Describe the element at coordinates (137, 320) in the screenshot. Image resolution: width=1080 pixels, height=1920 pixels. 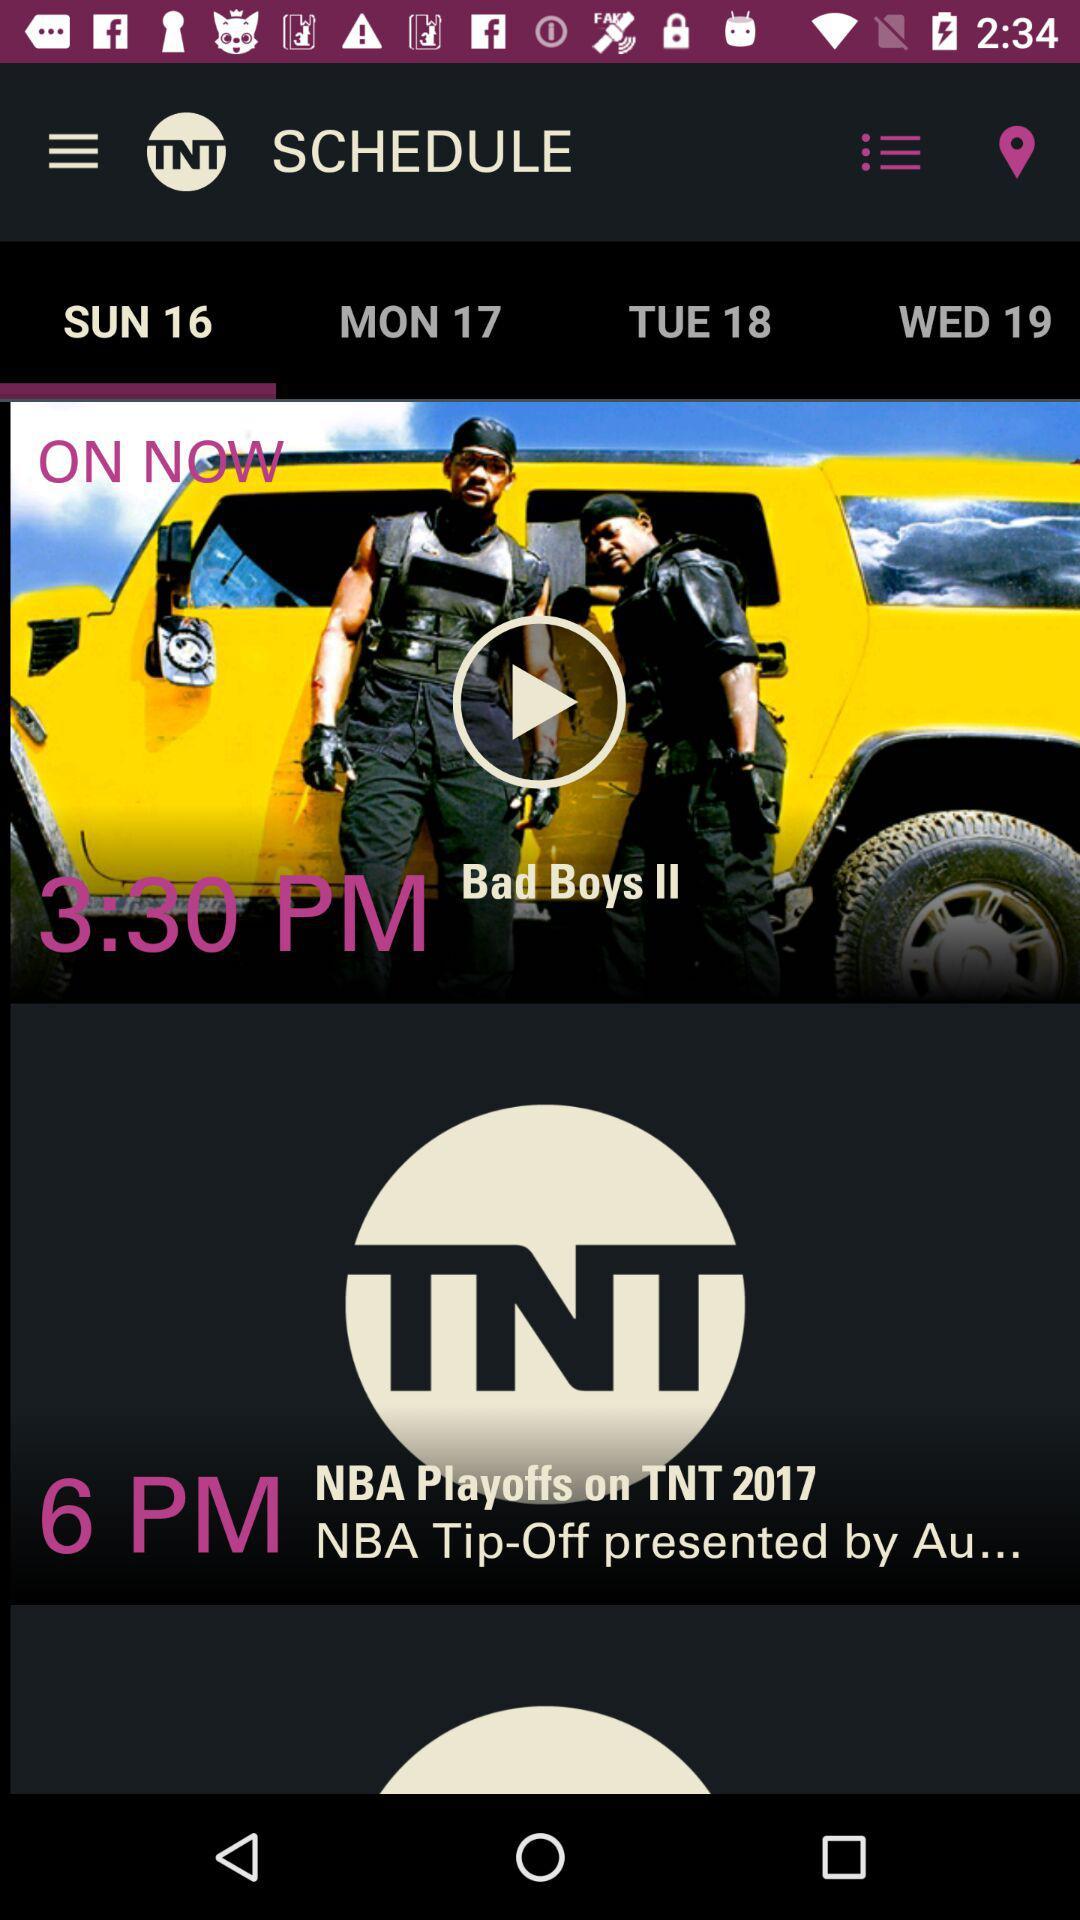
I see `the icon next to the mon 17 item` at that location.